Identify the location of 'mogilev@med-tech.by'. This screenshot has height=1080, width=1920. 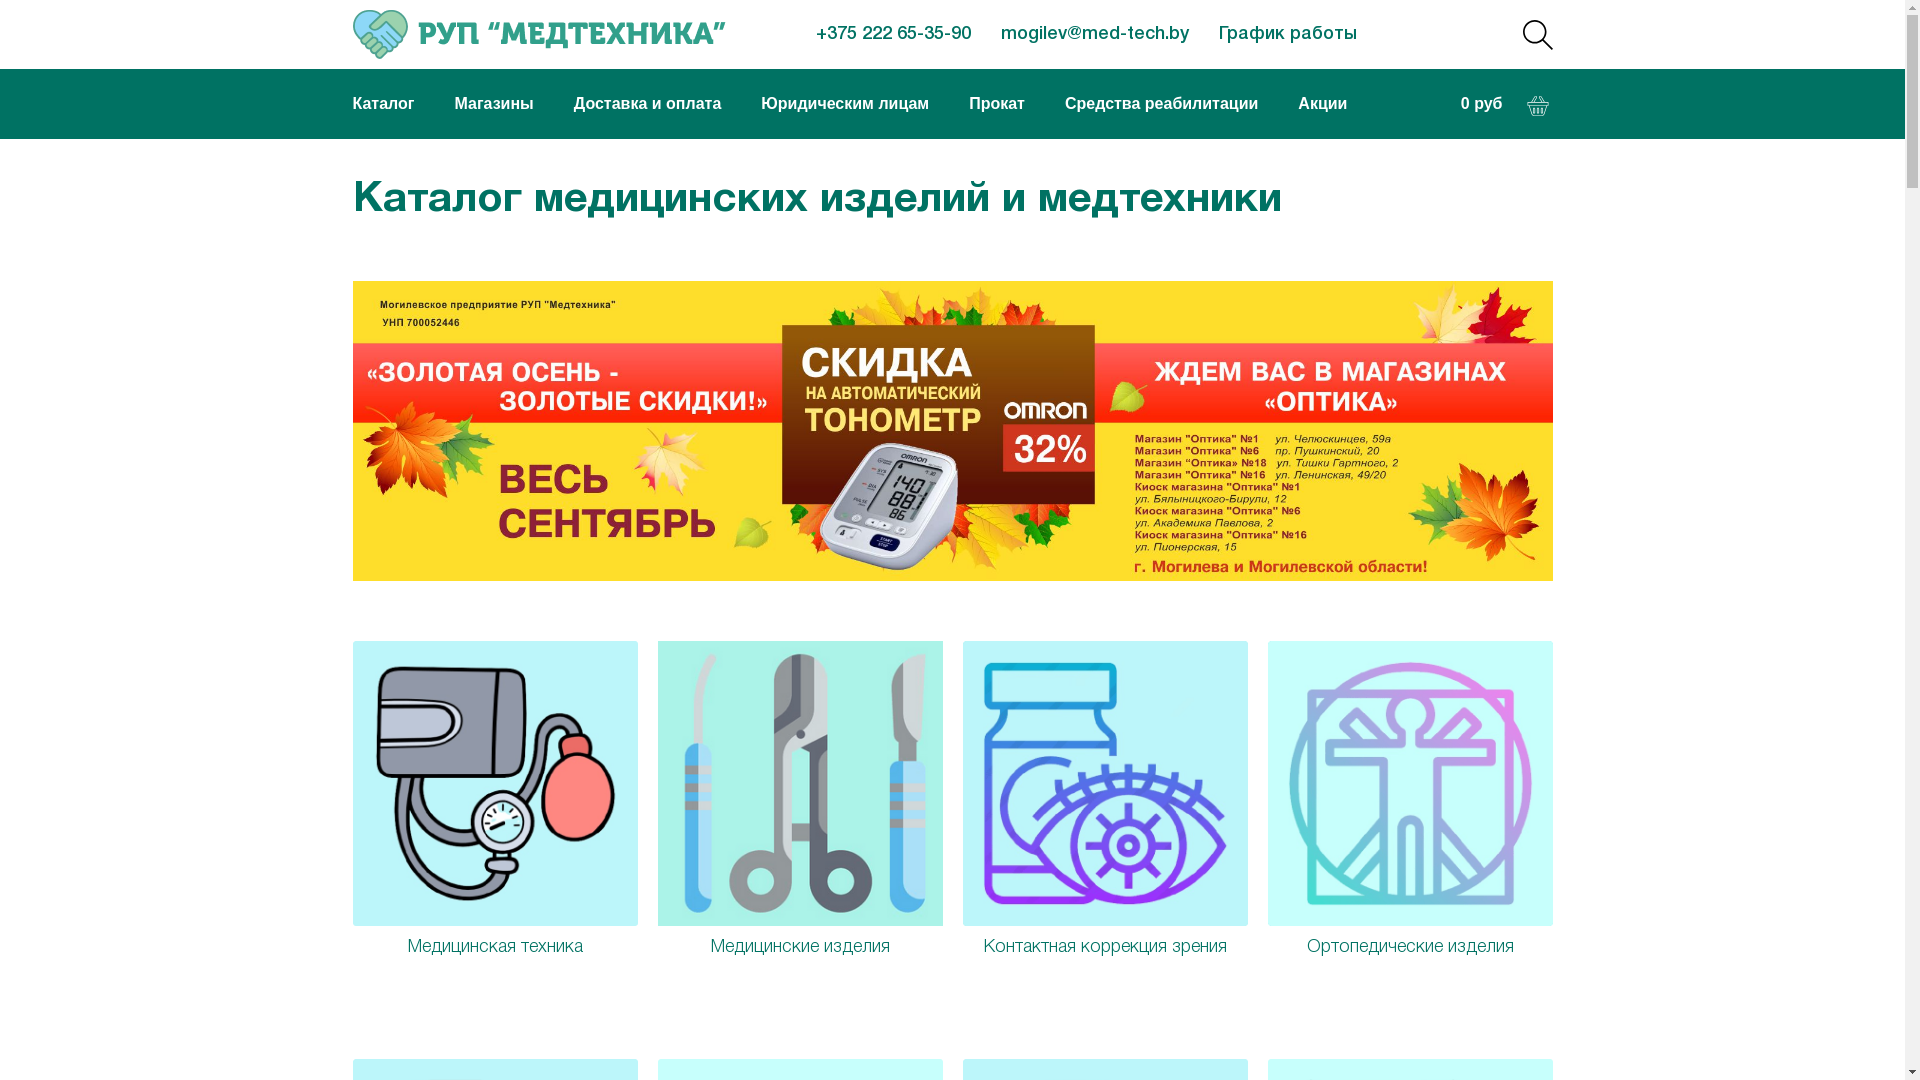
(1093, 34).